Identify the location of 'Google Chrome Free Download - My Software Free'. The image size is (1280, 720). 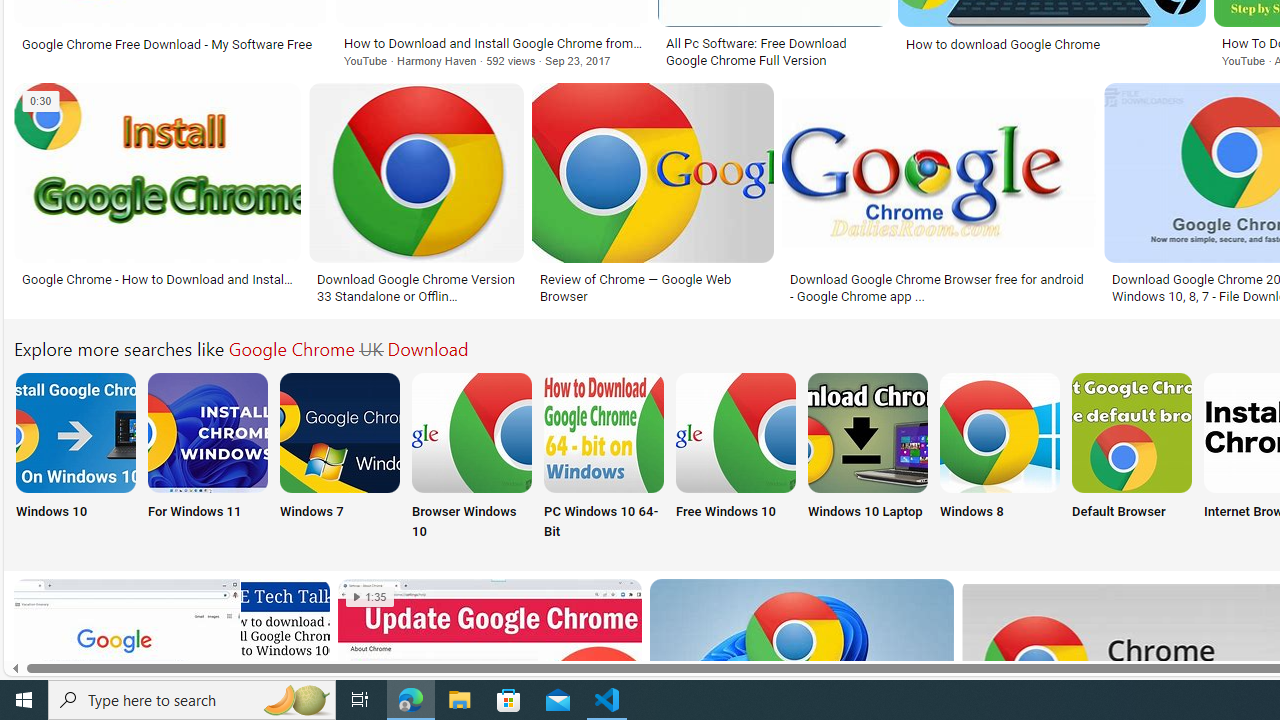
(170, 44).